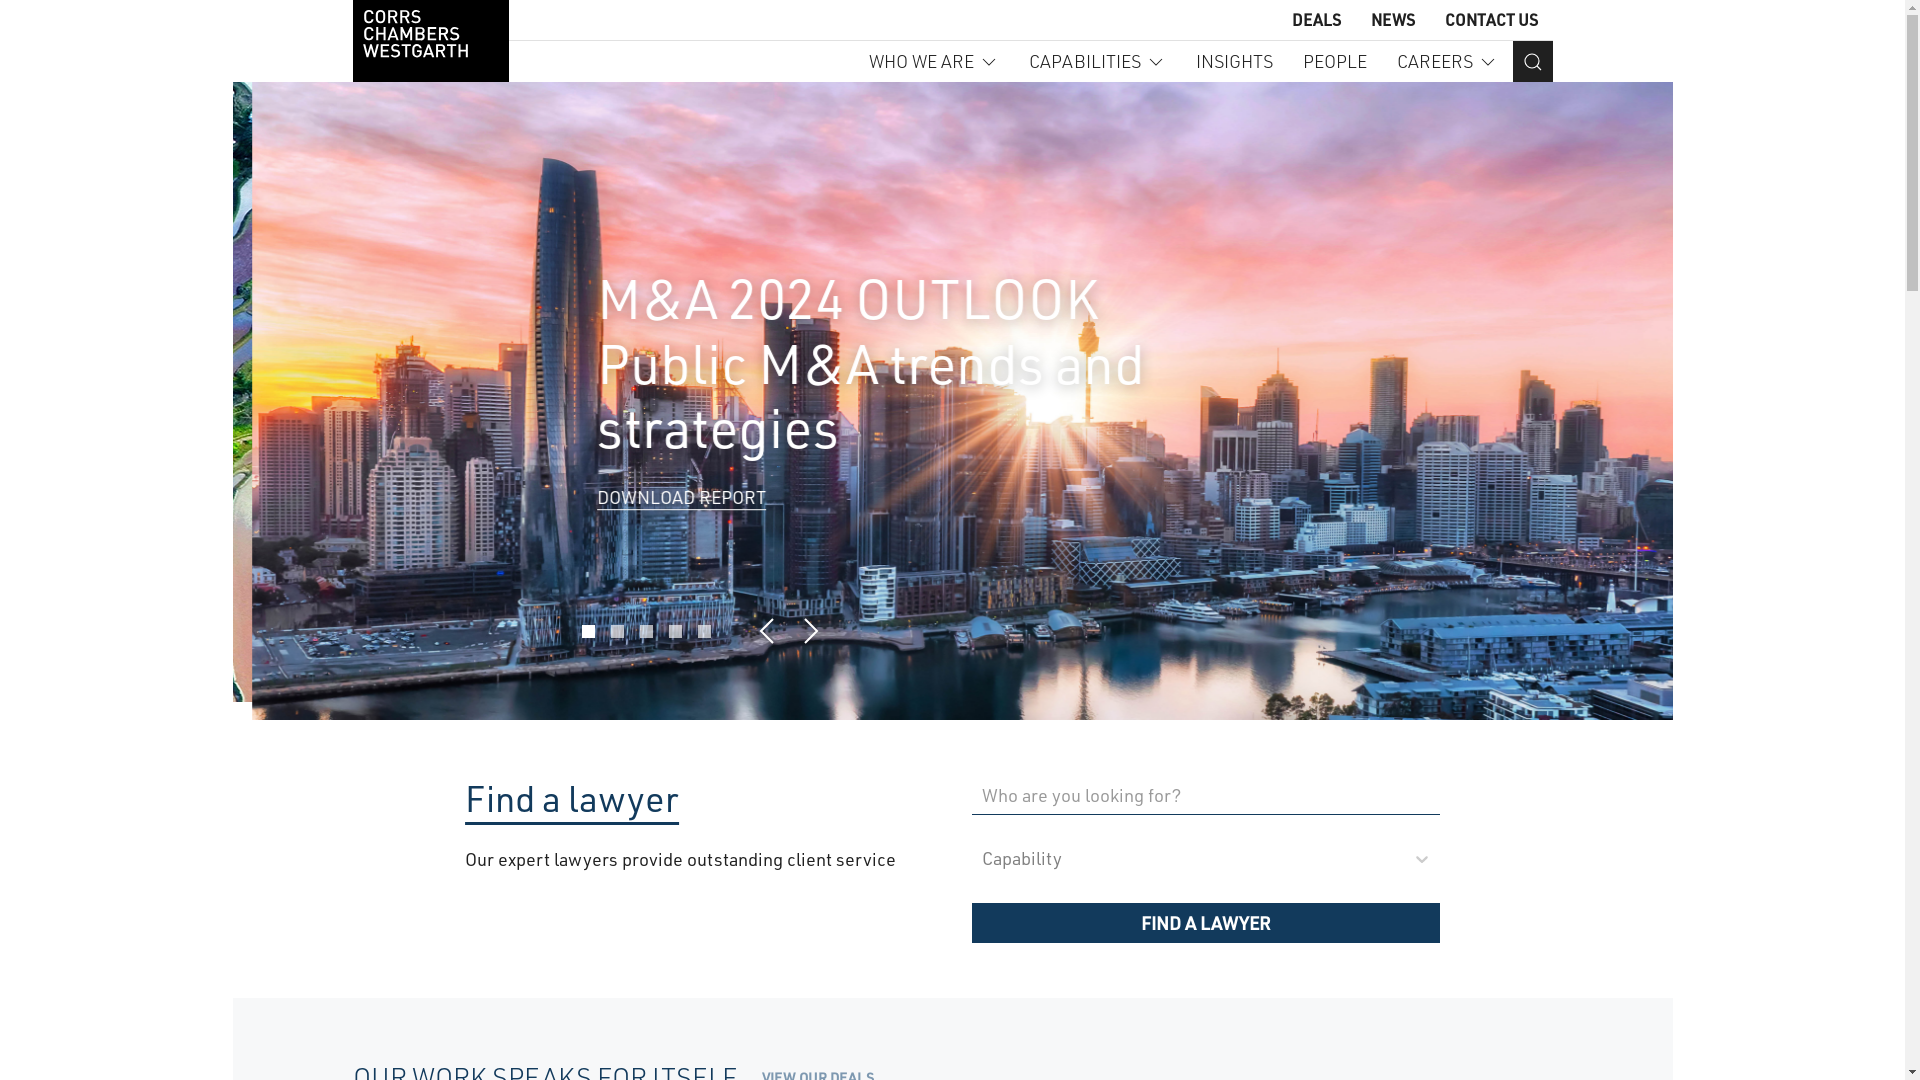  I want to click on 'DEALS', so click(1316, 19).